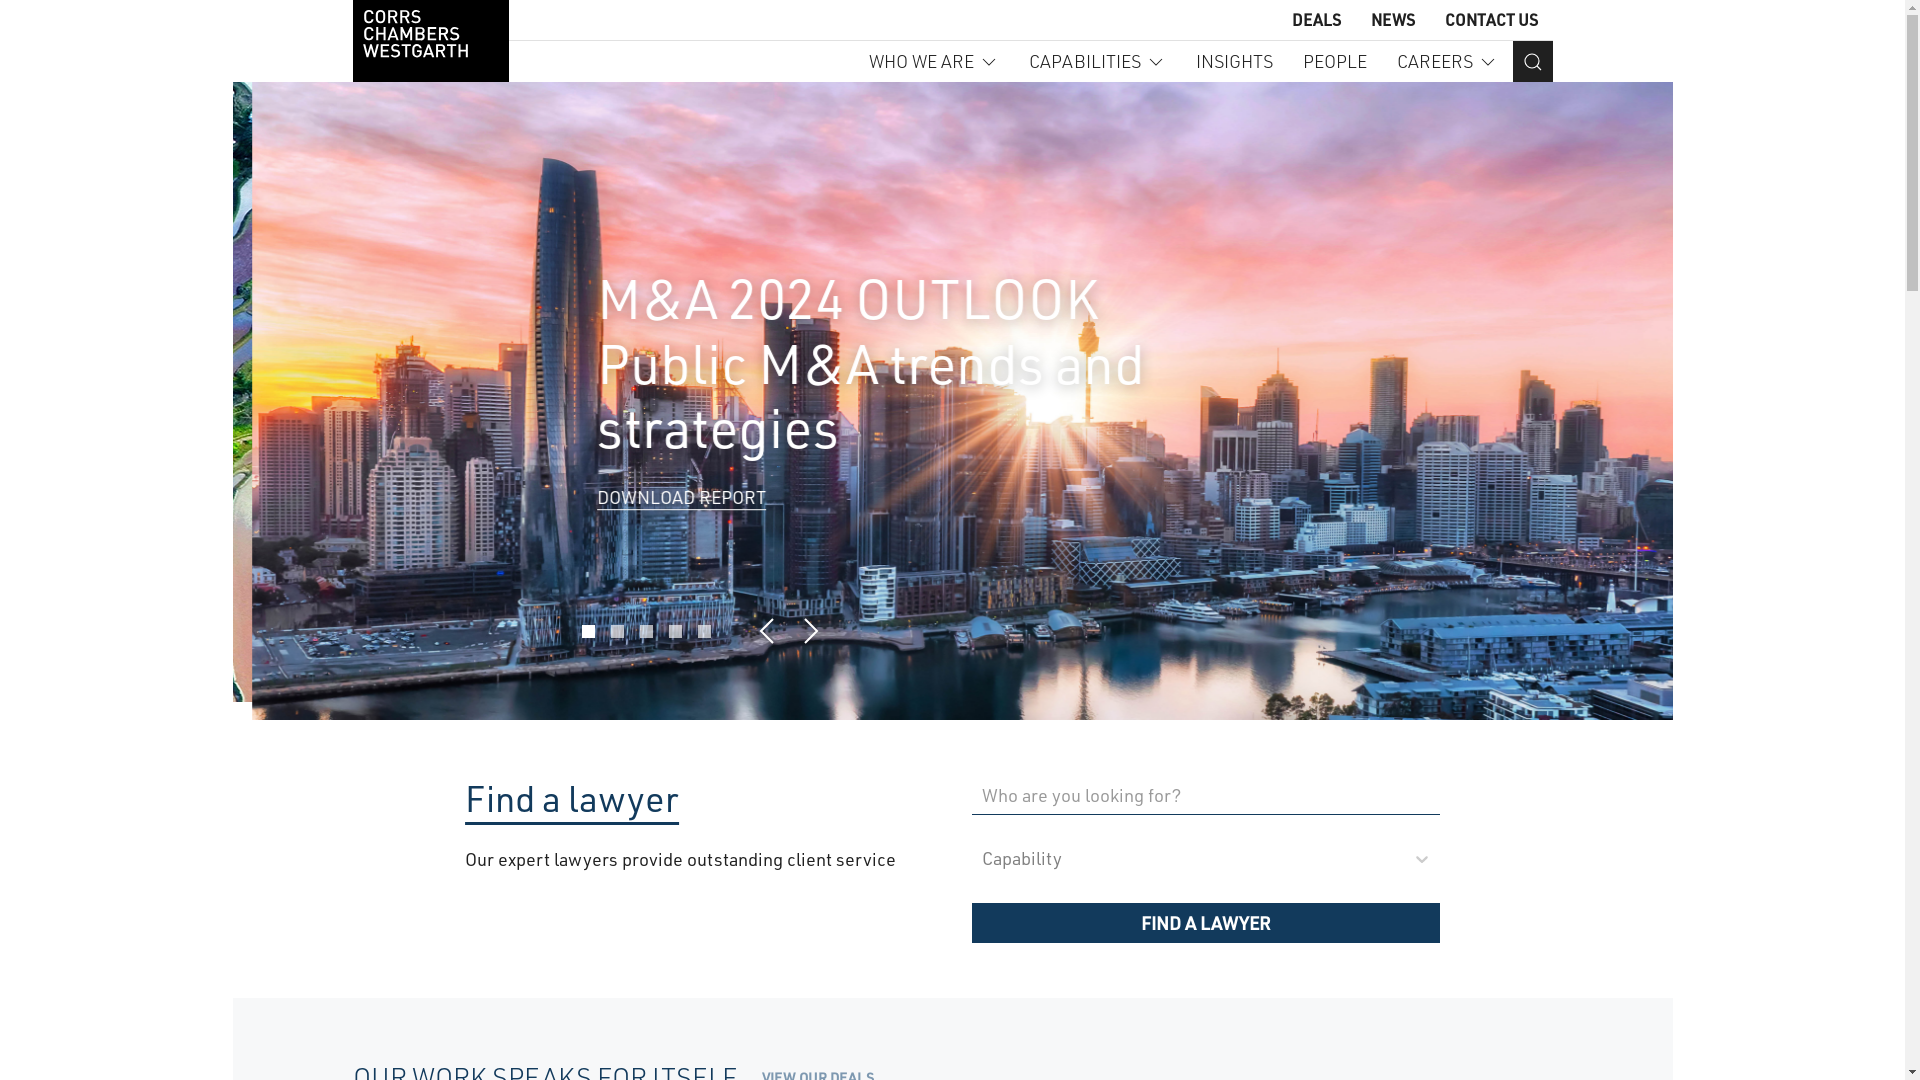  I want to click on 'DEALS', so click(1316, 19).